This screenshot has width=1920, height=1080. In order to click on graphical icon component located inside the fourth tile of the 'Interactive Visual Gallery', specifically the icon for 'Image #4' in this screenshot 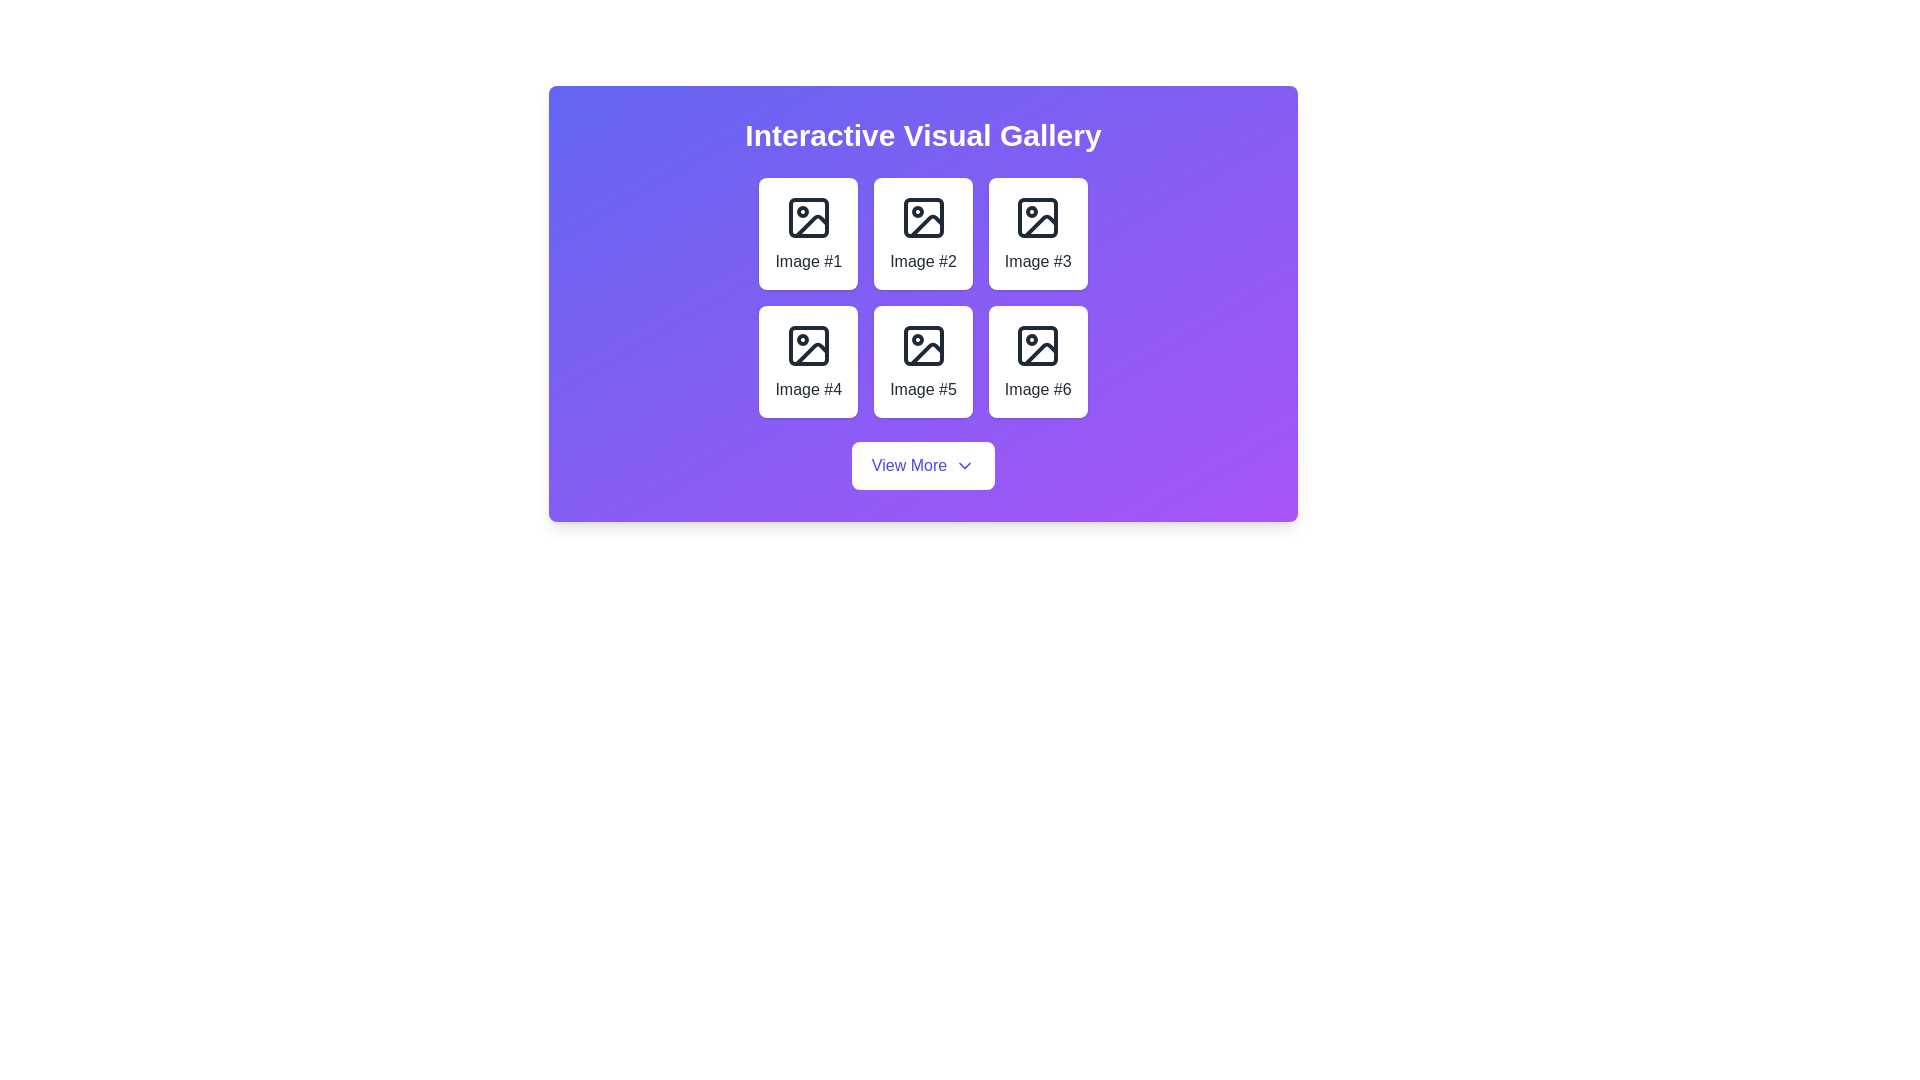, I will do `click(808, 345)`.